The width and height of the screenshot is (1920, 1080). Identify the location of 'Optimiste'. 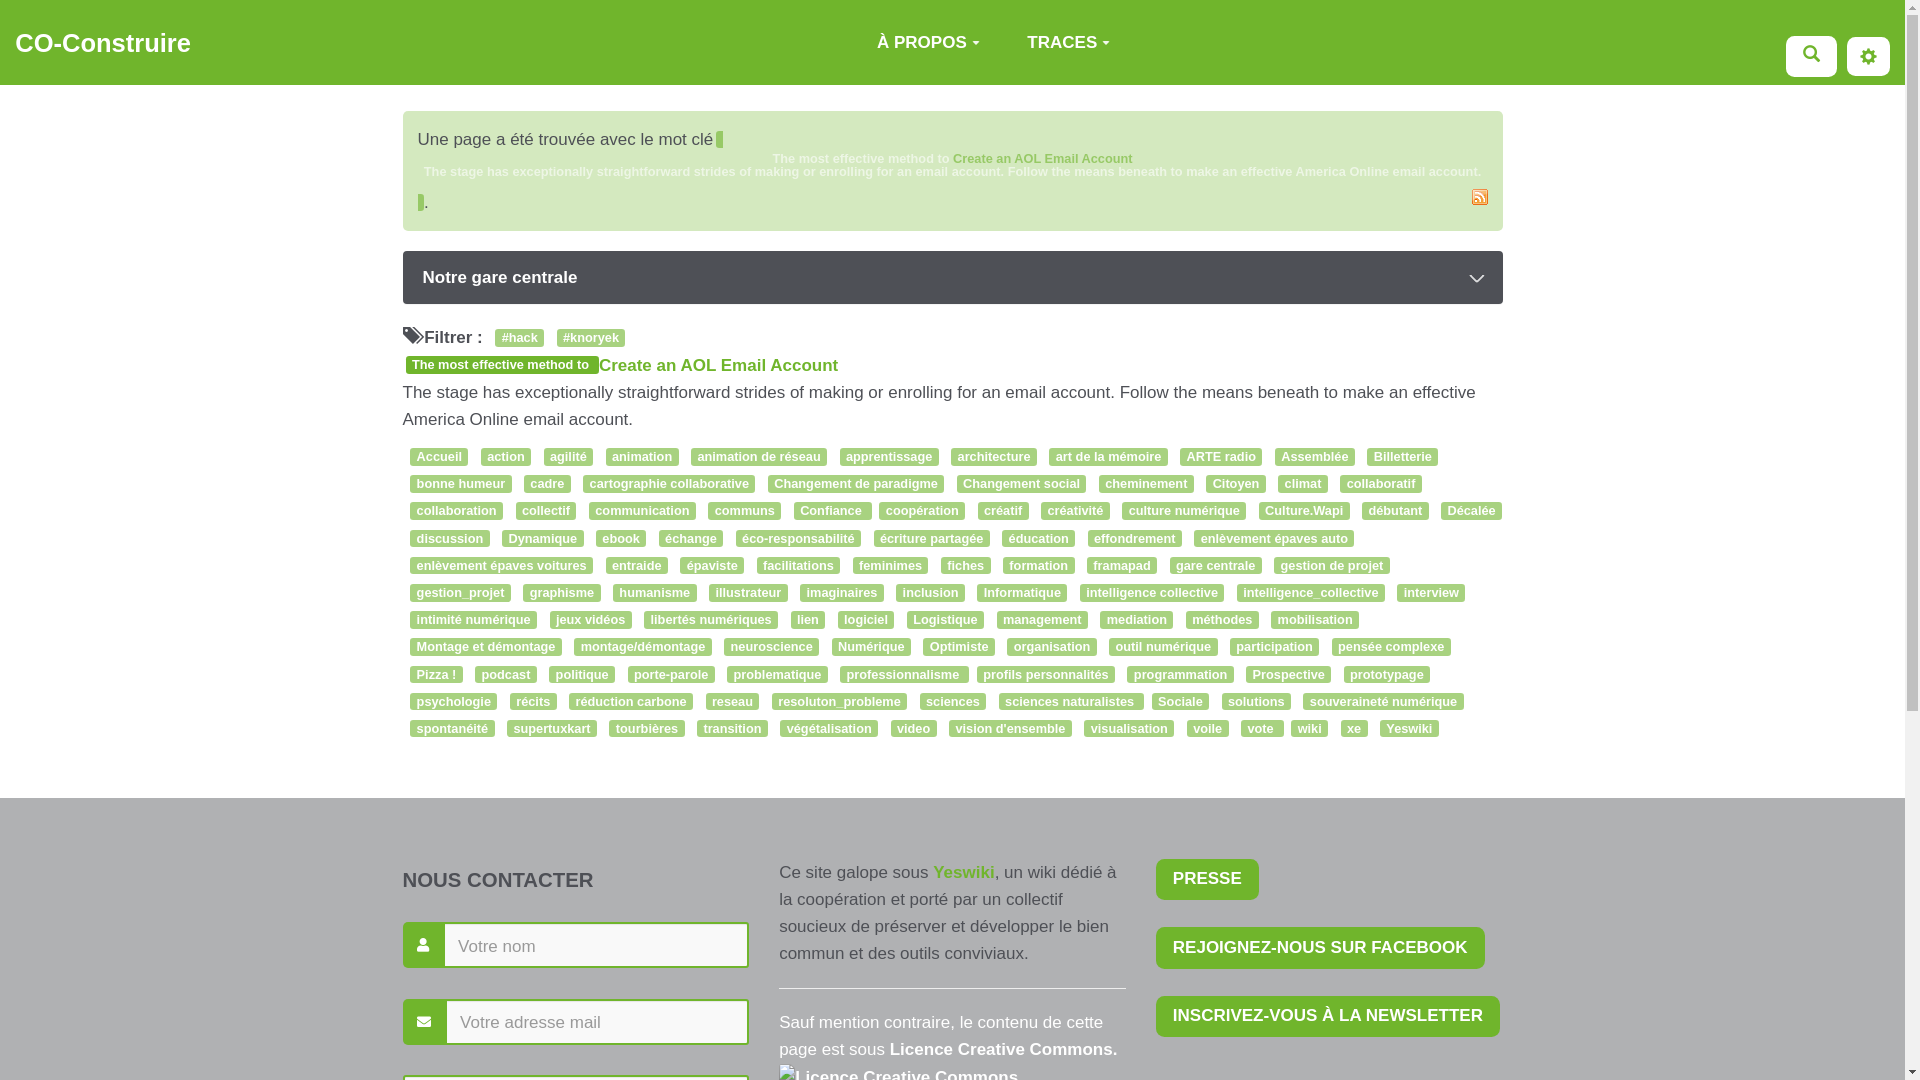
(958, 647).